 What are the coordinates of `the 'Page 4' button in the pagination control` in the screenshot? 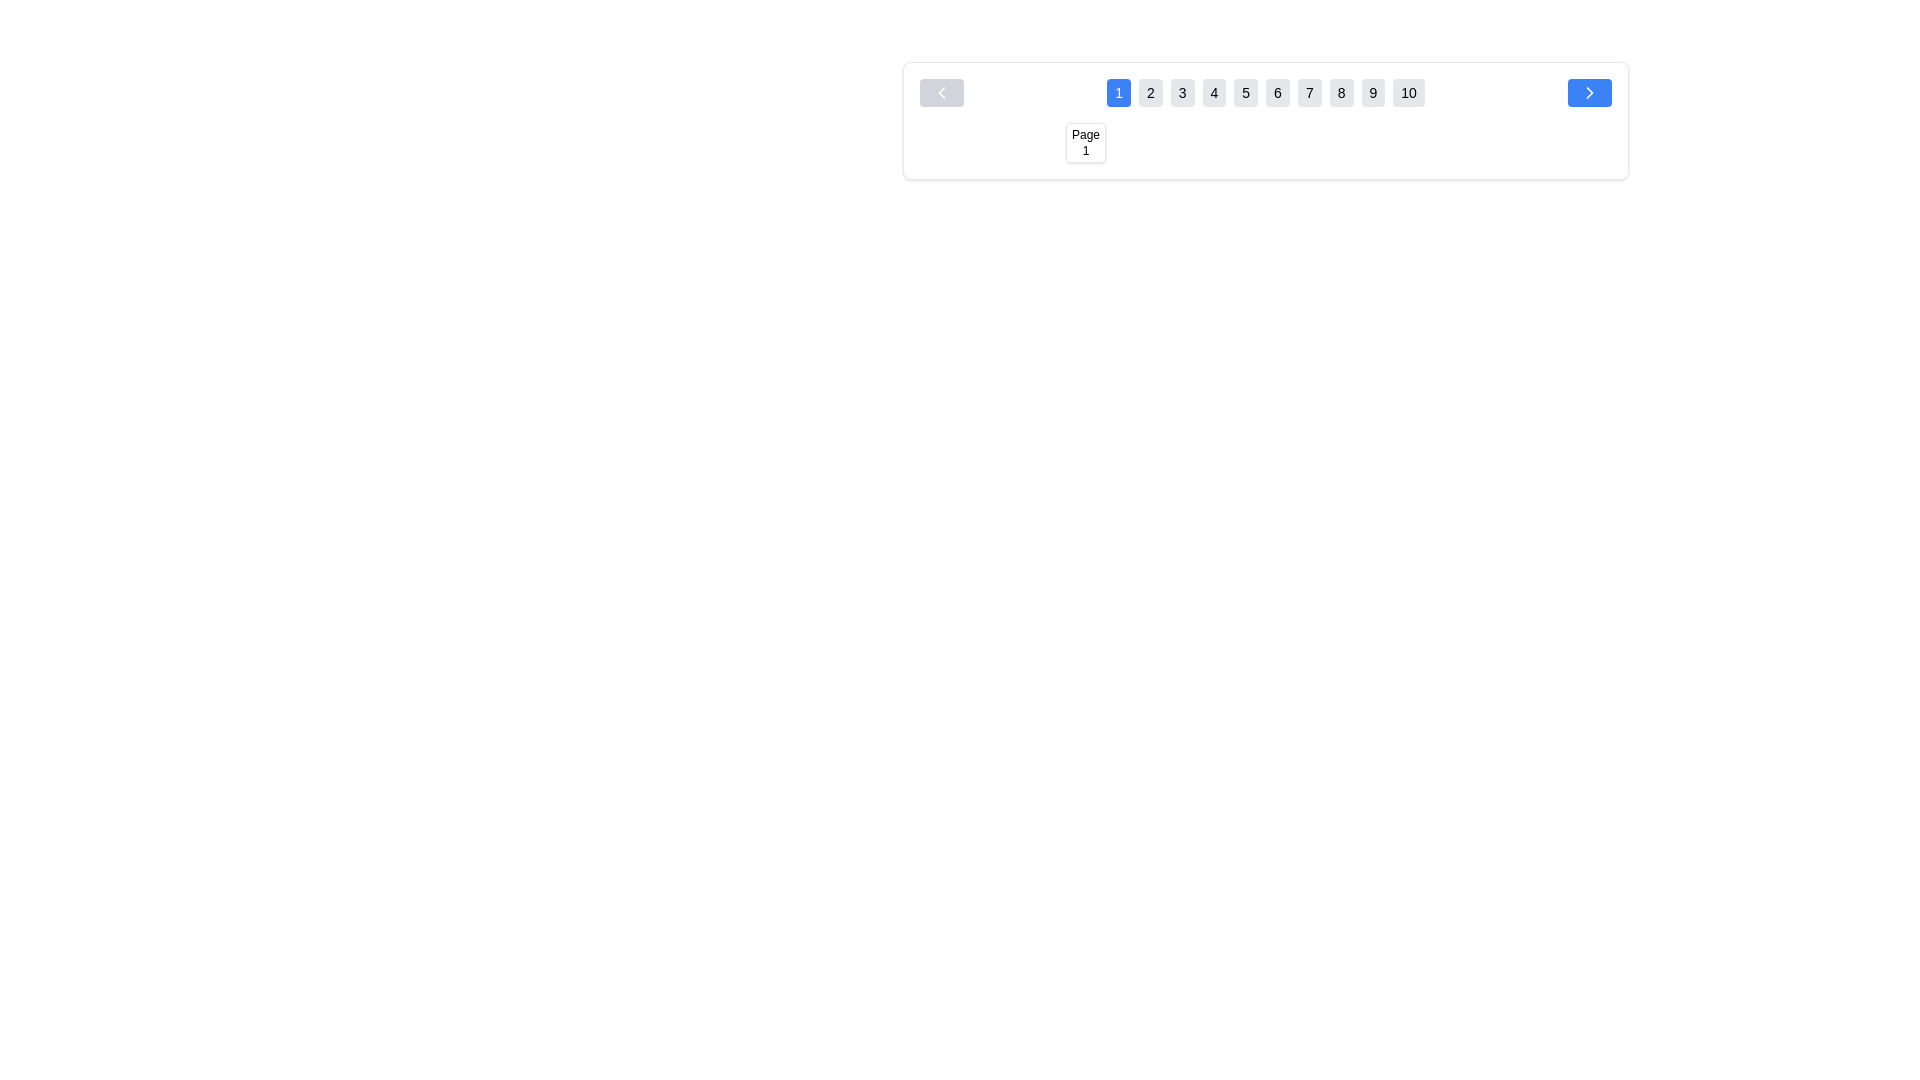 It's located at (1204, 141).